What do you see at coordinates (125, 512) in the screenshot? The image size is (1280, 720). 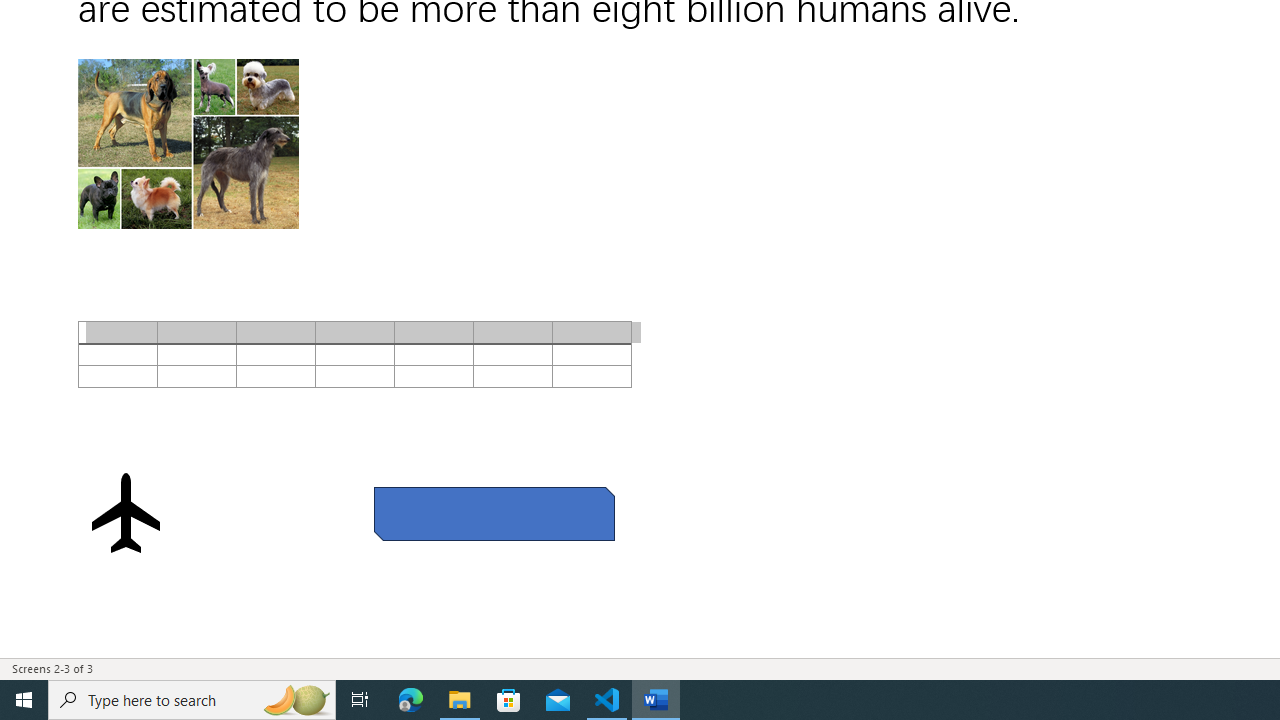 I see `'Airplane with solid fill'` at bounding box center [125, 512].